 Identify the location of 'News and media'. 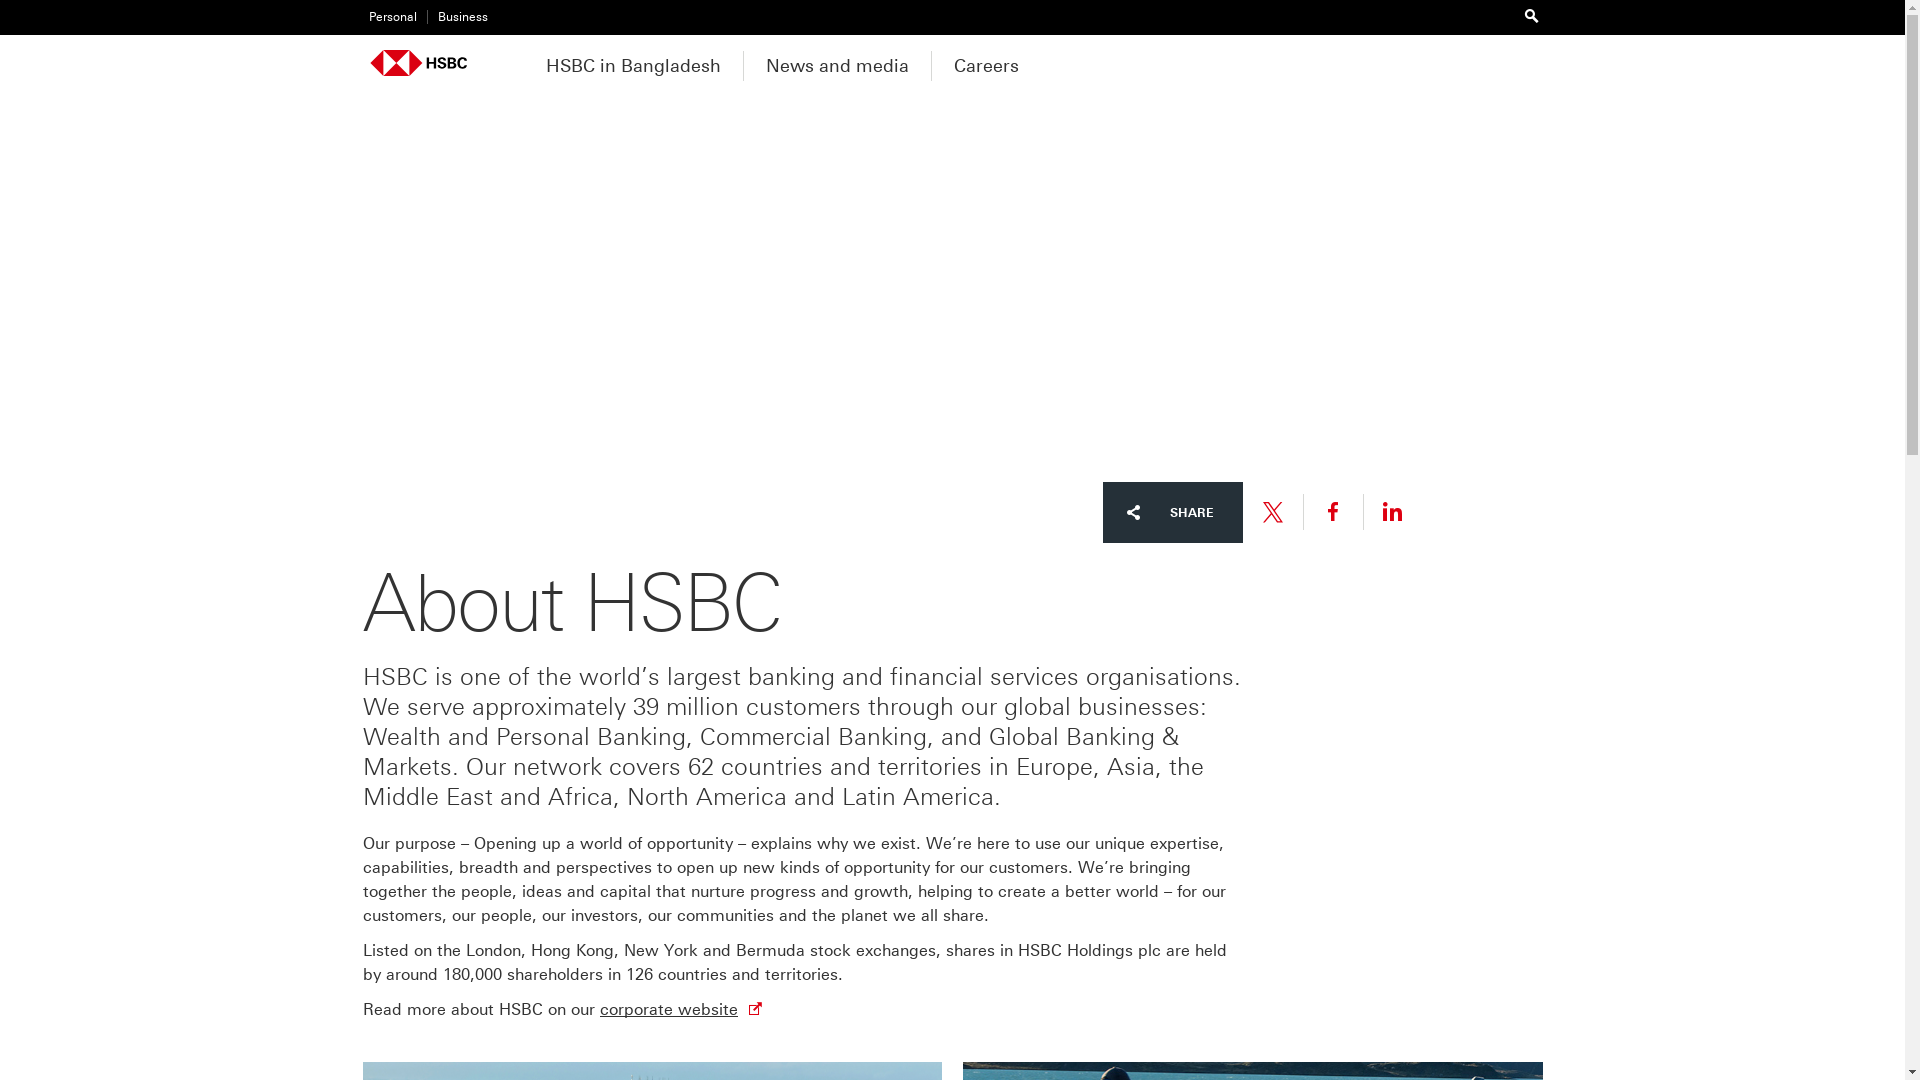
(741, 61).